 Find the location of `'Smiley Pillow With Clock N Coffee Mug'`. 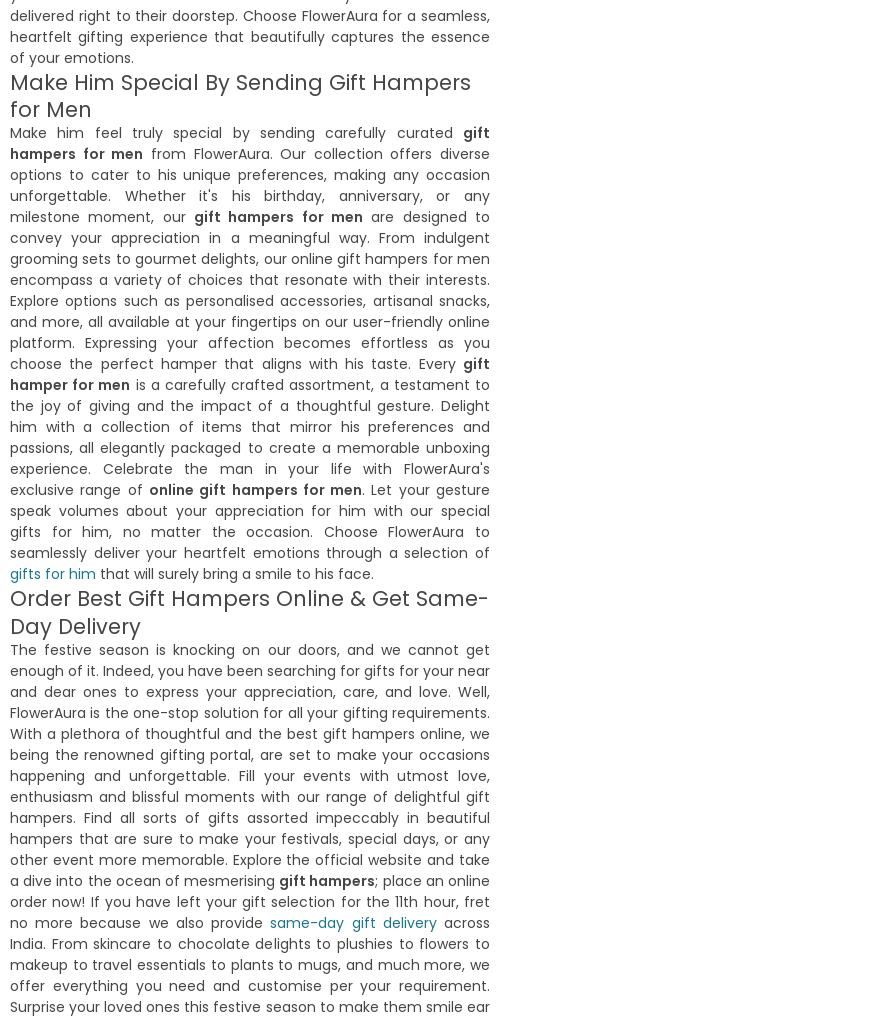

'Smiley Pillow With Clock N Coffee Mug' is located at coordinates (260, 282).